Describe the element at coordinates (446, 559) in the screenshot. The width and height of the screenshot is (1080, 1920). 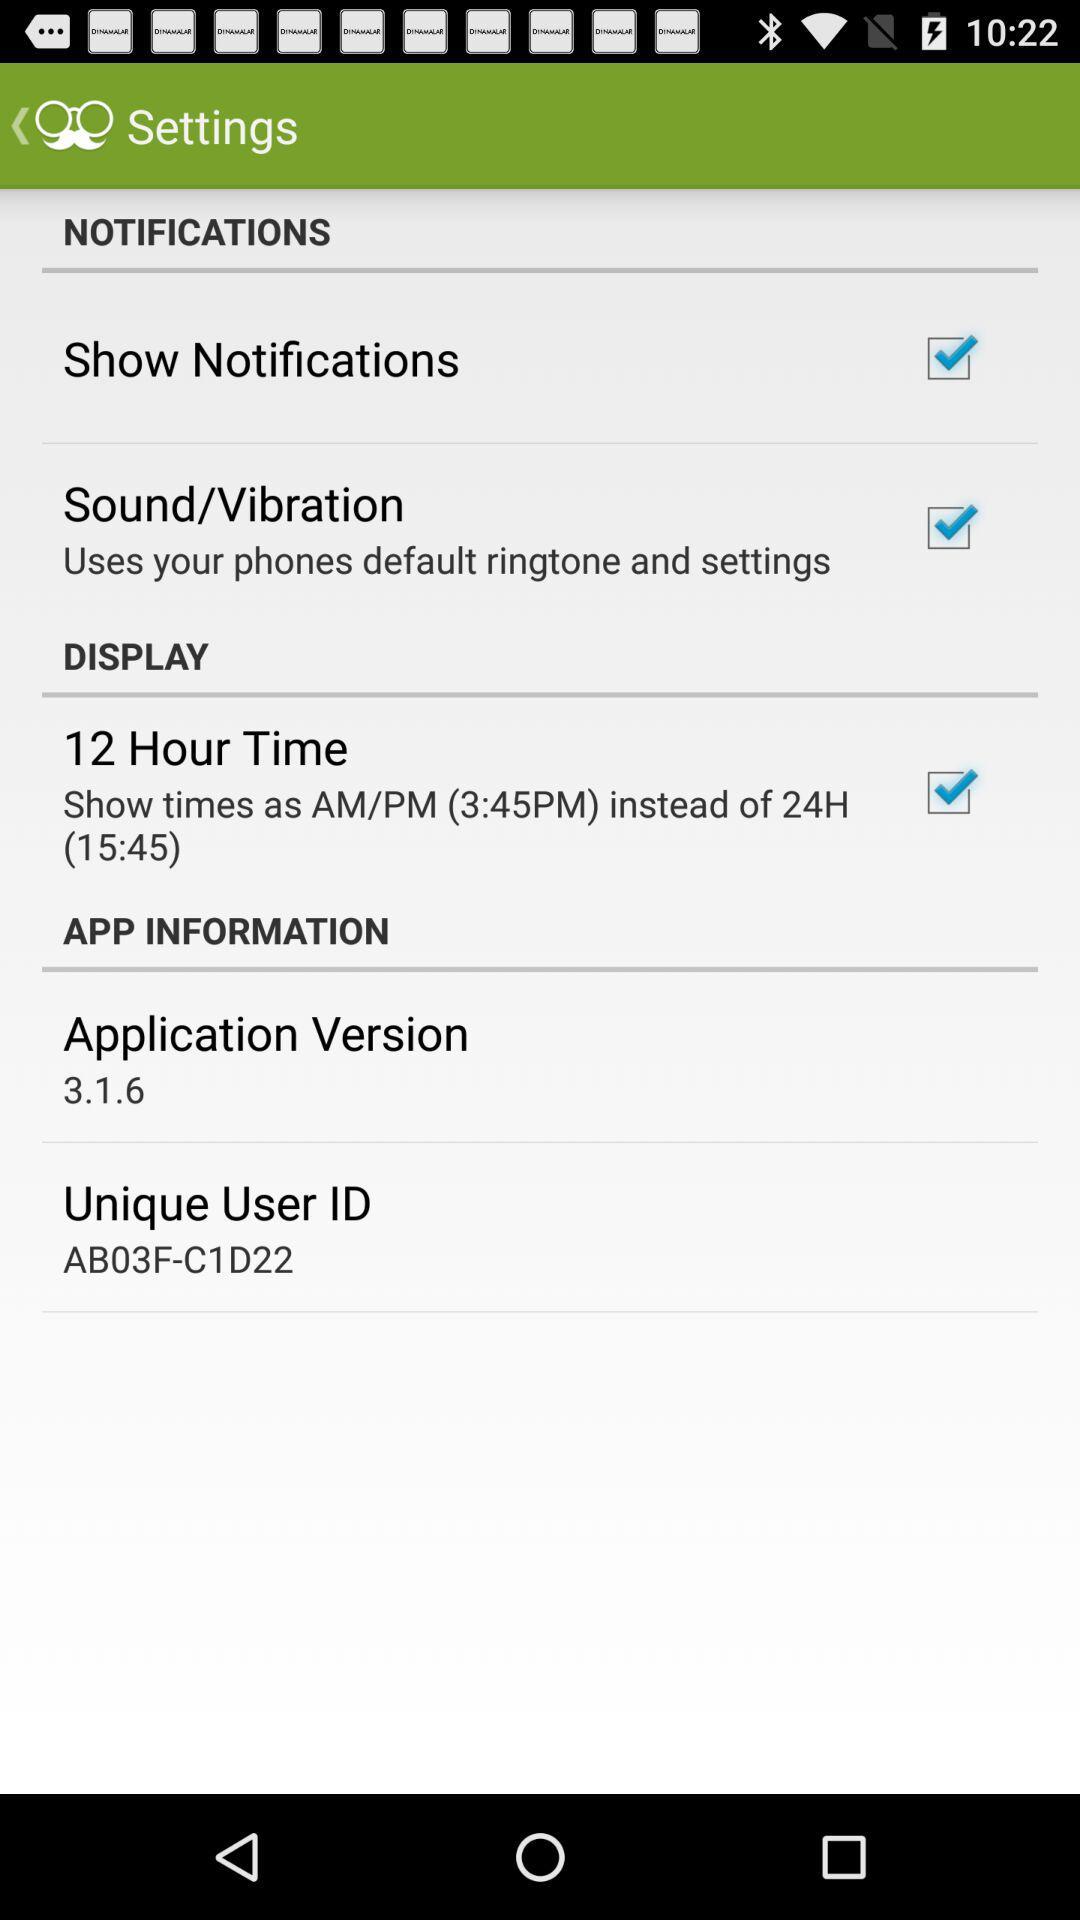
I see `the icon below the sound/vibration app` at that location.